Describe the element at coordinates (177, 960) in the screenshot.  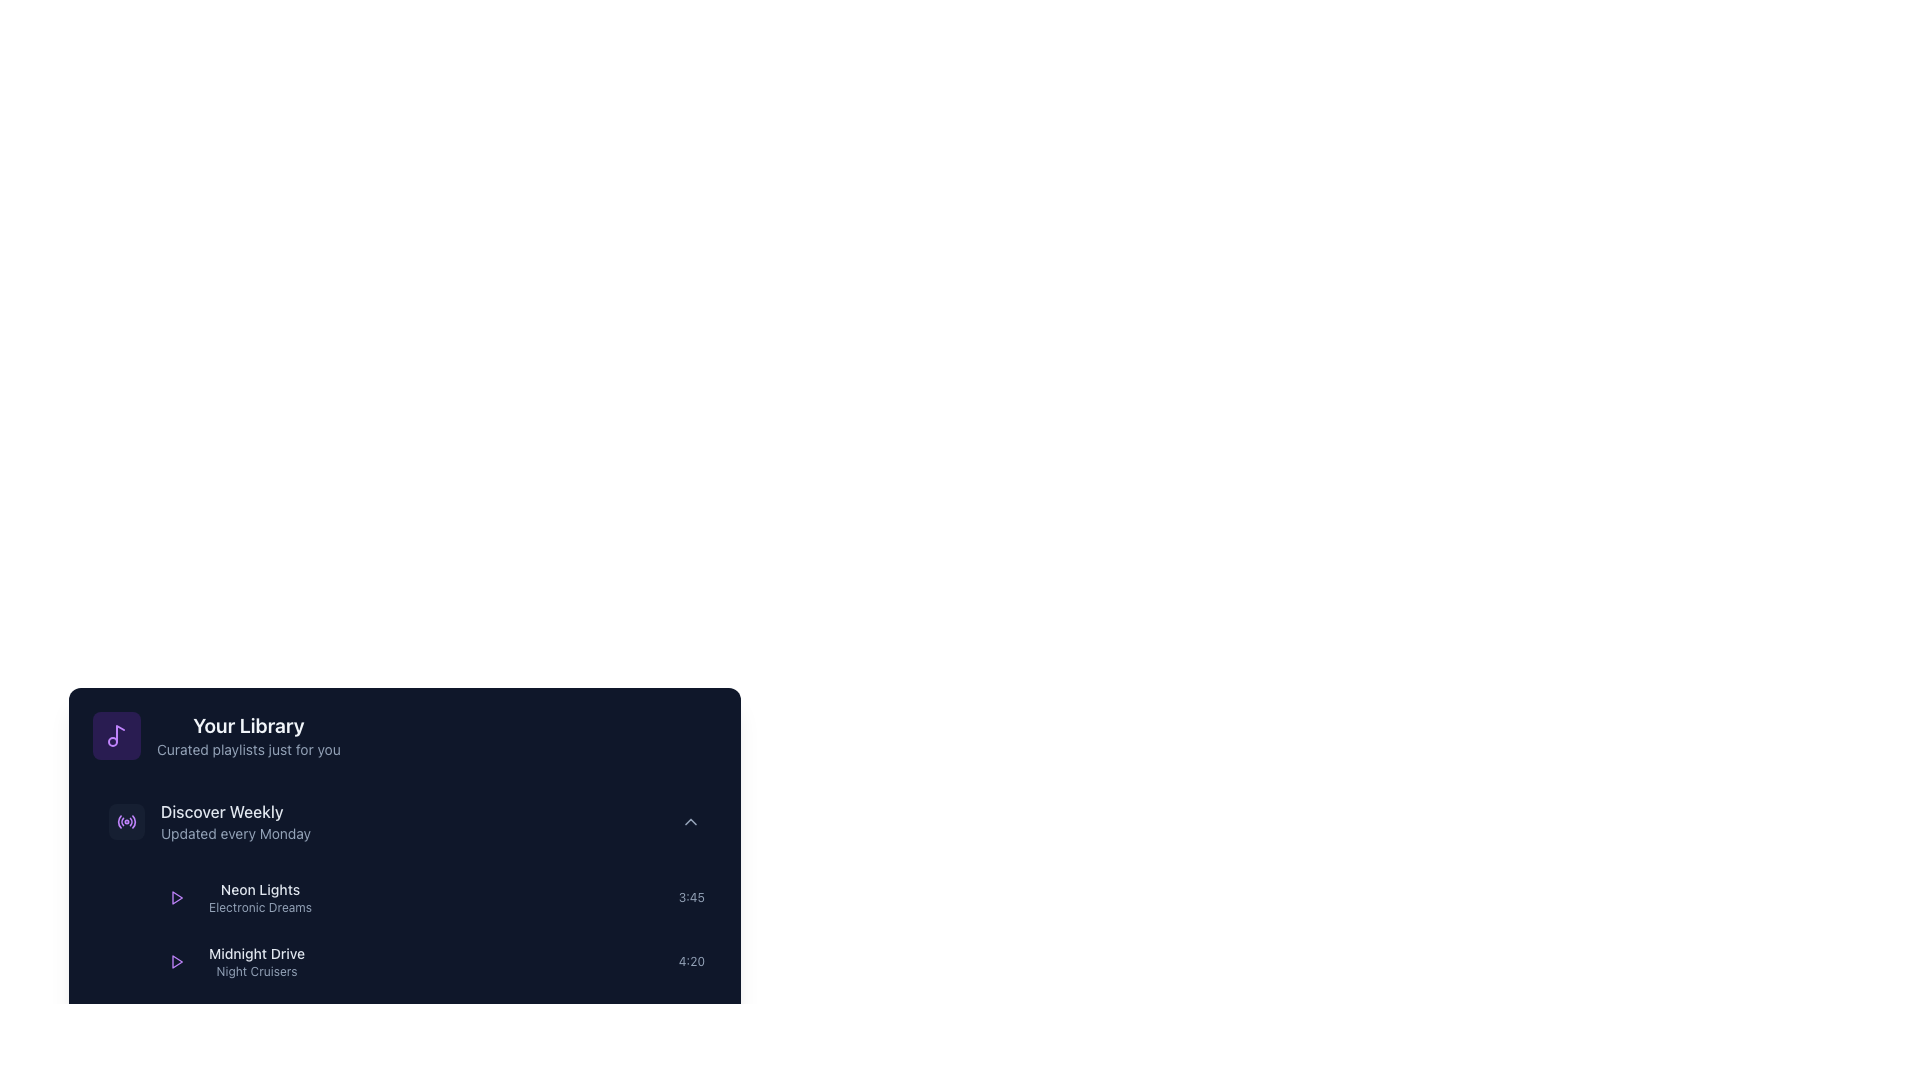
I see `the circular button with a triangular play icon` at that location.